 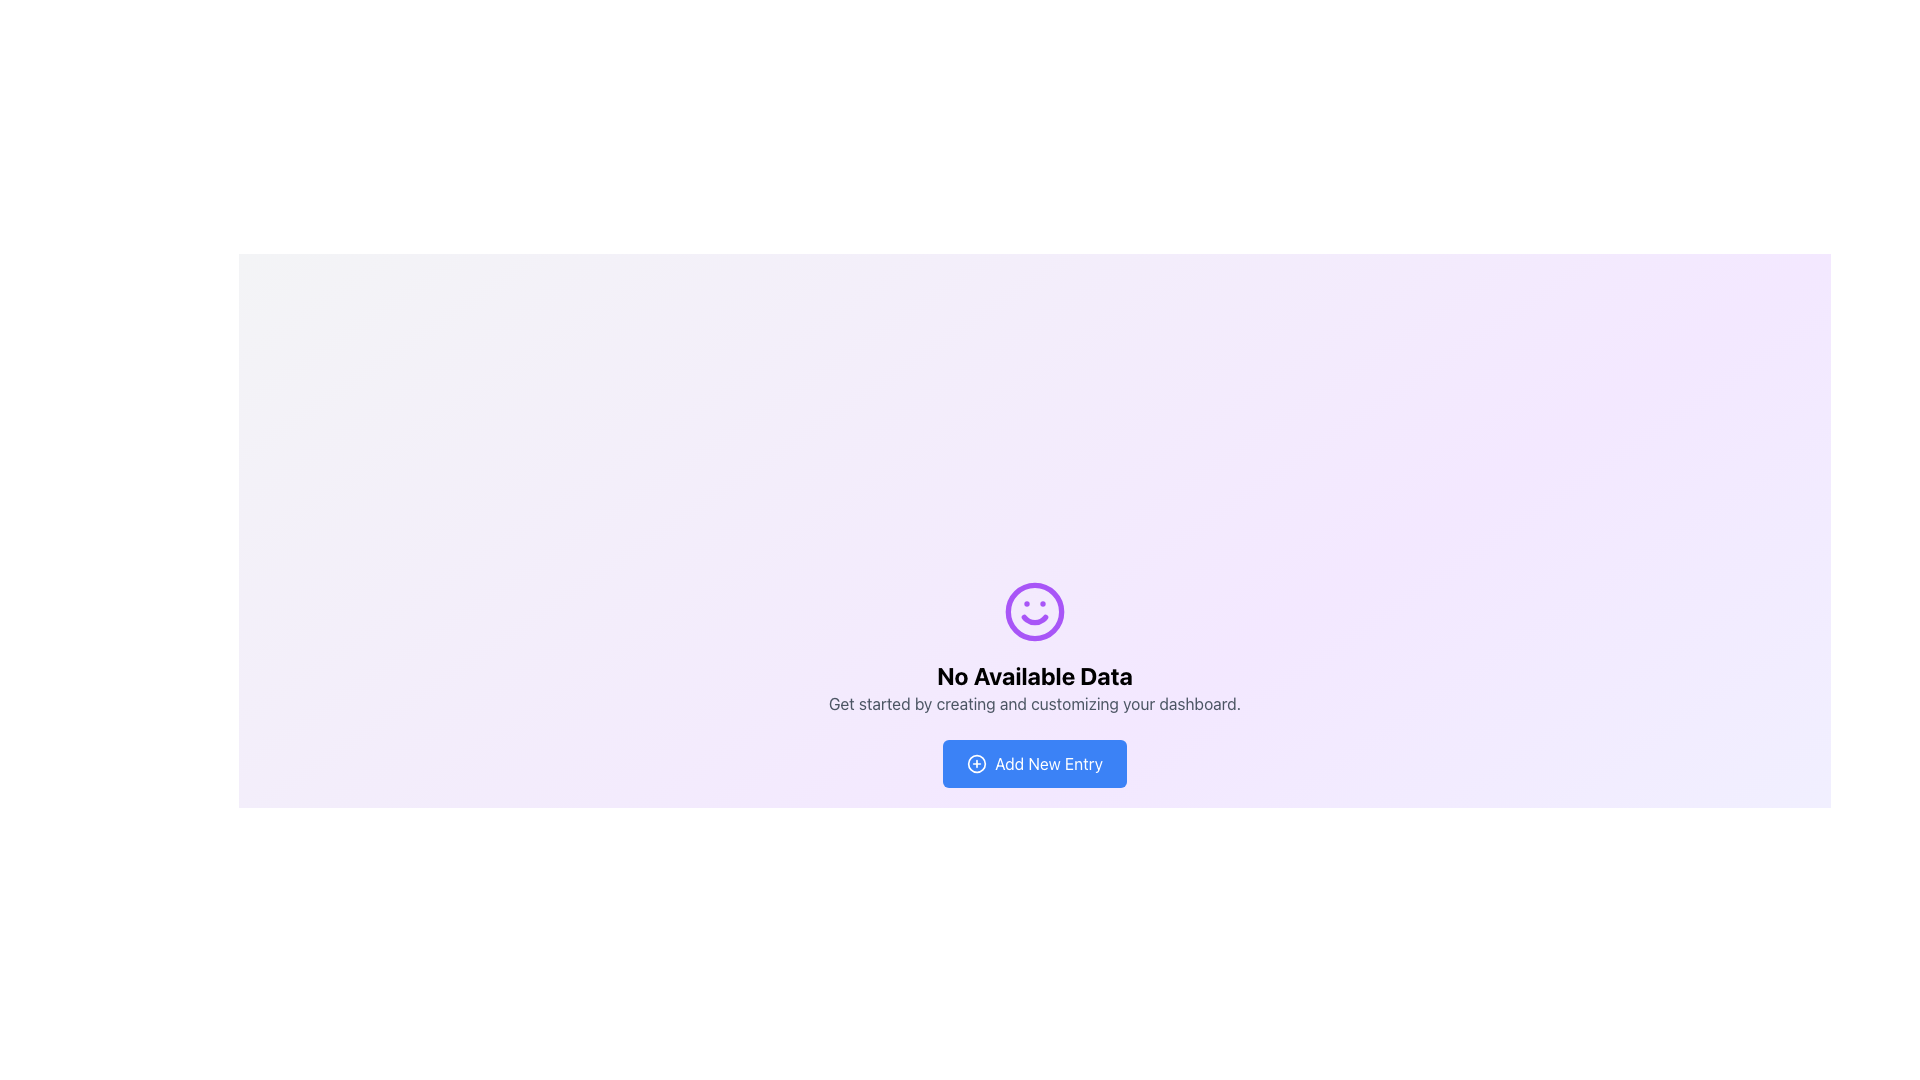 I want to click on the hyperlink located in the lower portion of the interface, which serves as a navigational link, so click(x=1177, y=963).